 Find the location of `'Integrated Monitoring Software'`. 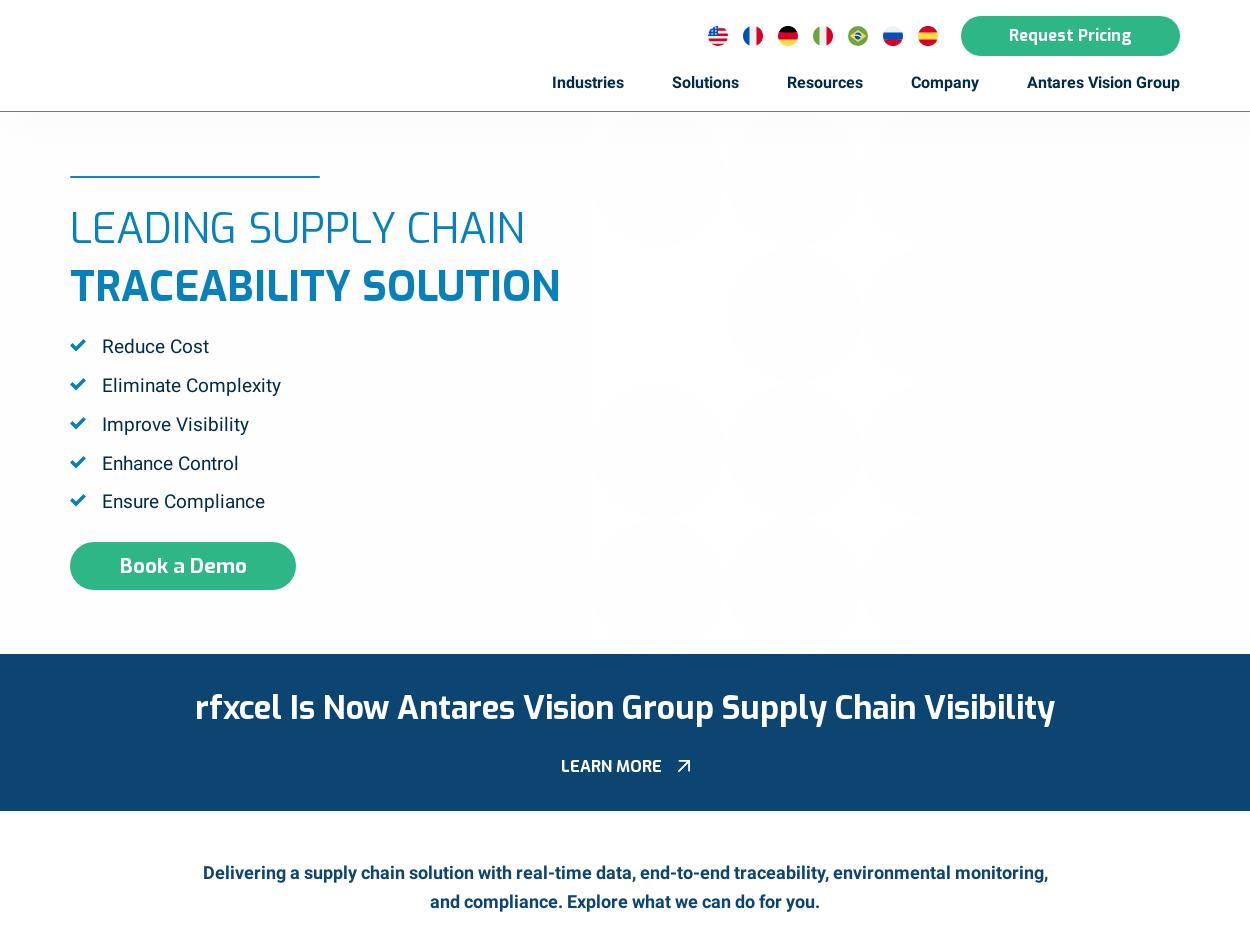

'Integrated Monitoring Software' is located at coordinates (682, 341).